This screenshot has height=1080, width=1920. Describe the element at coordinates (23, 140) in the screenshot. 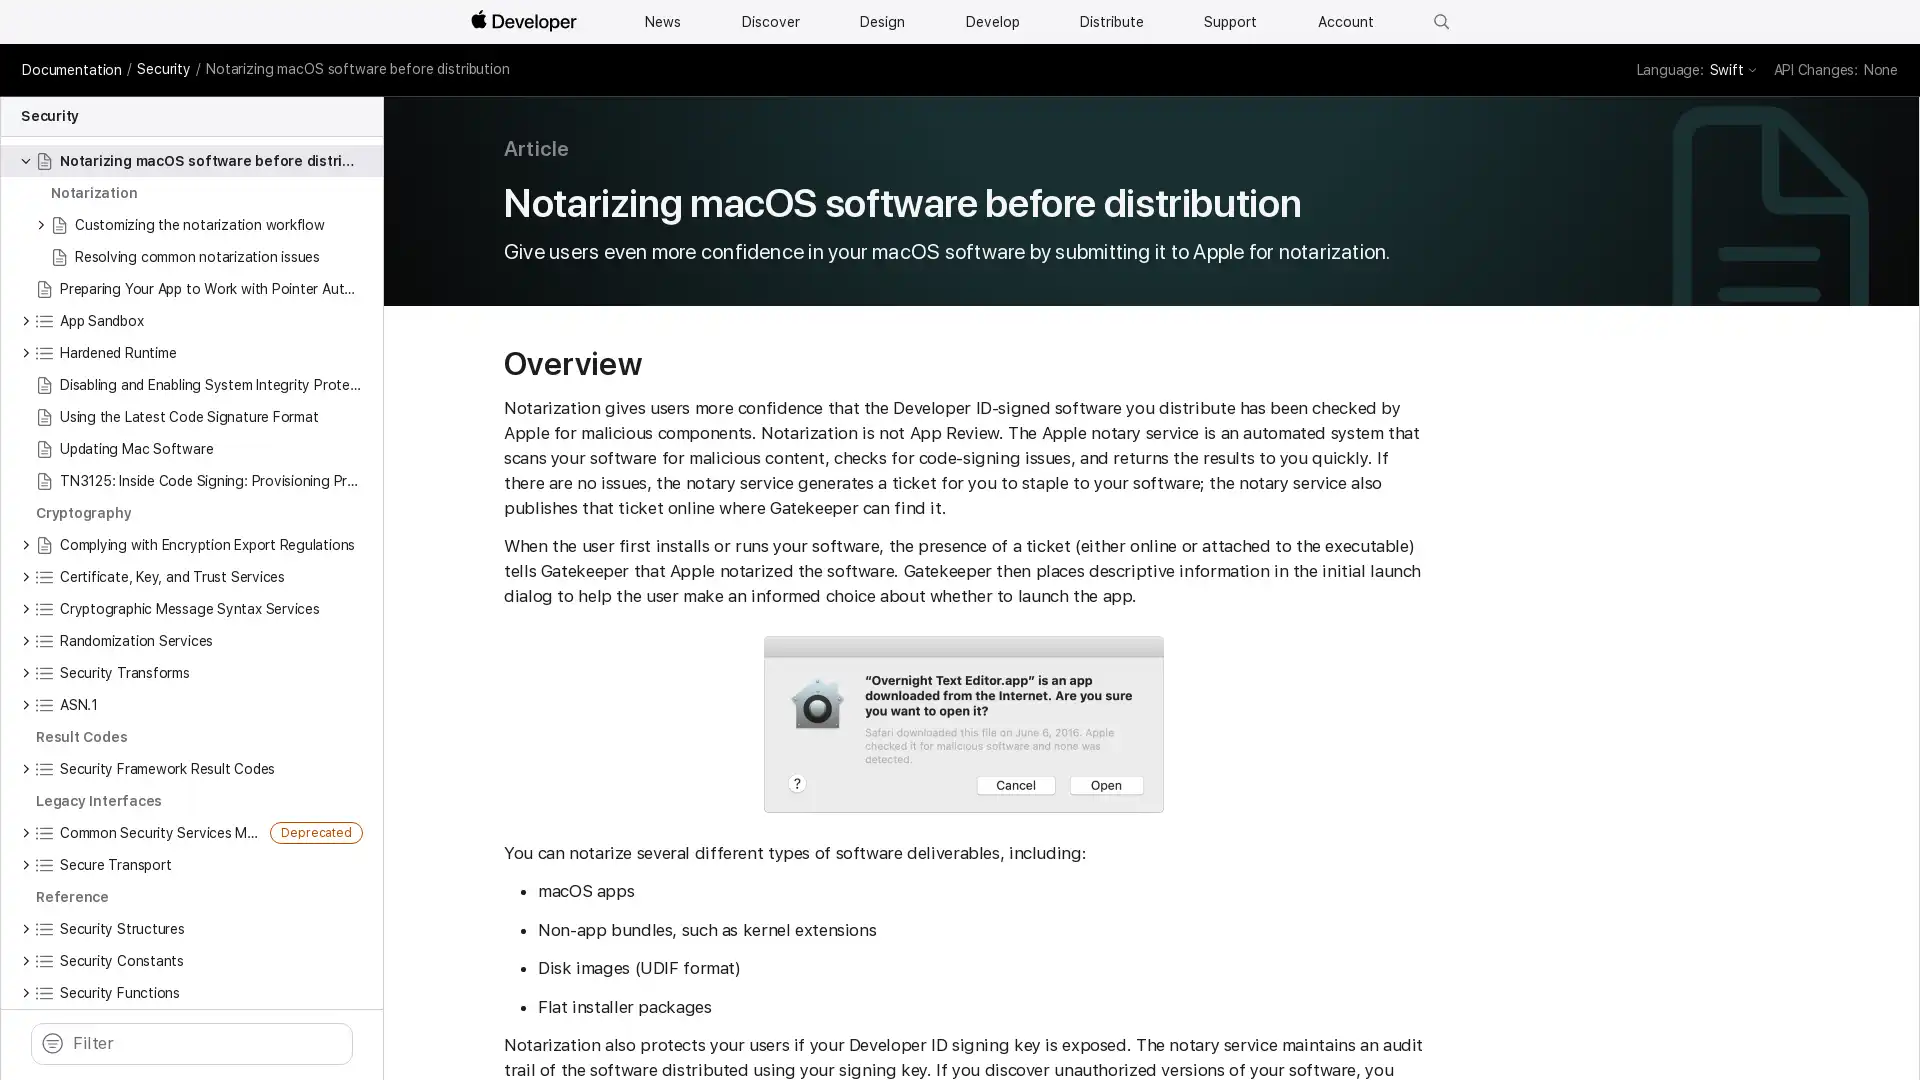

I see `Code Signing Services` at that location.